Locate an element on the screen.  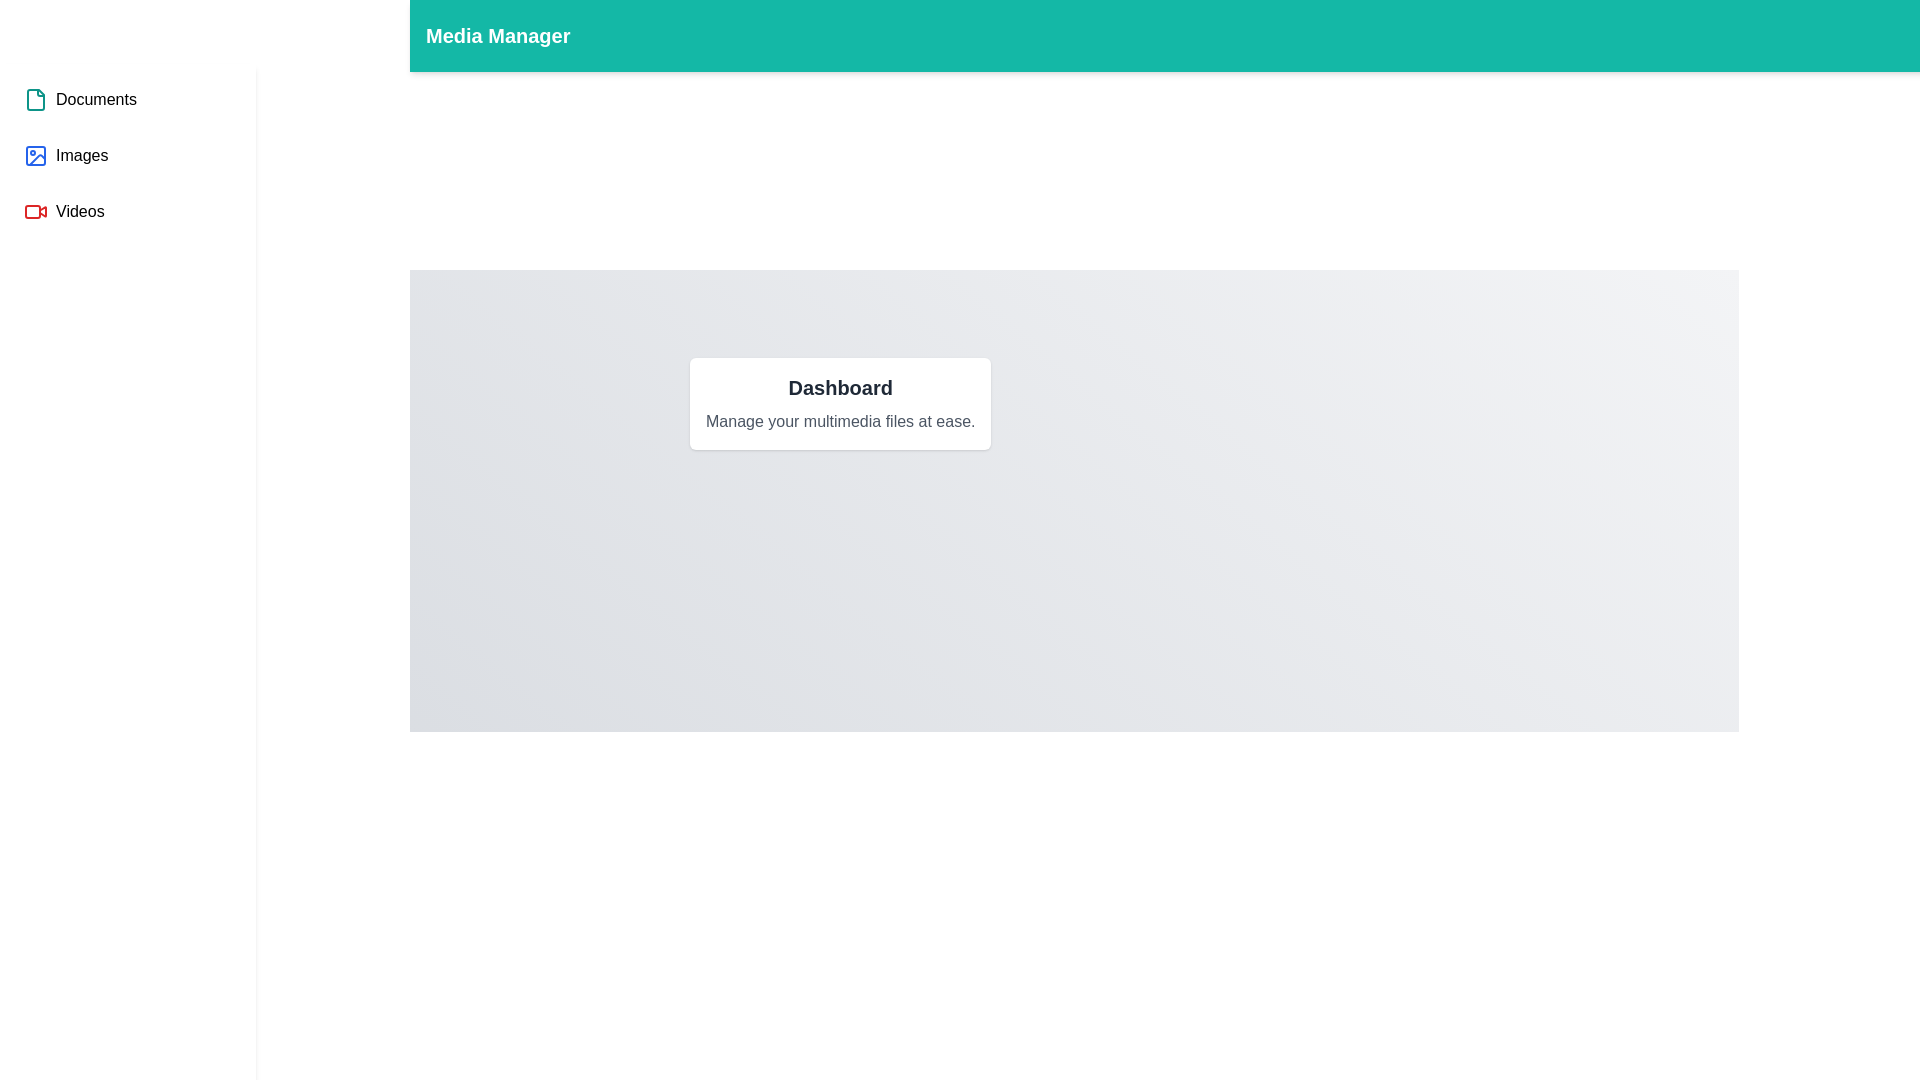
the Text label at the top of the card that provides a title for the content, which is located above the text 'Manage your multimedia files at ease.' is located at coordinates (840, 388).